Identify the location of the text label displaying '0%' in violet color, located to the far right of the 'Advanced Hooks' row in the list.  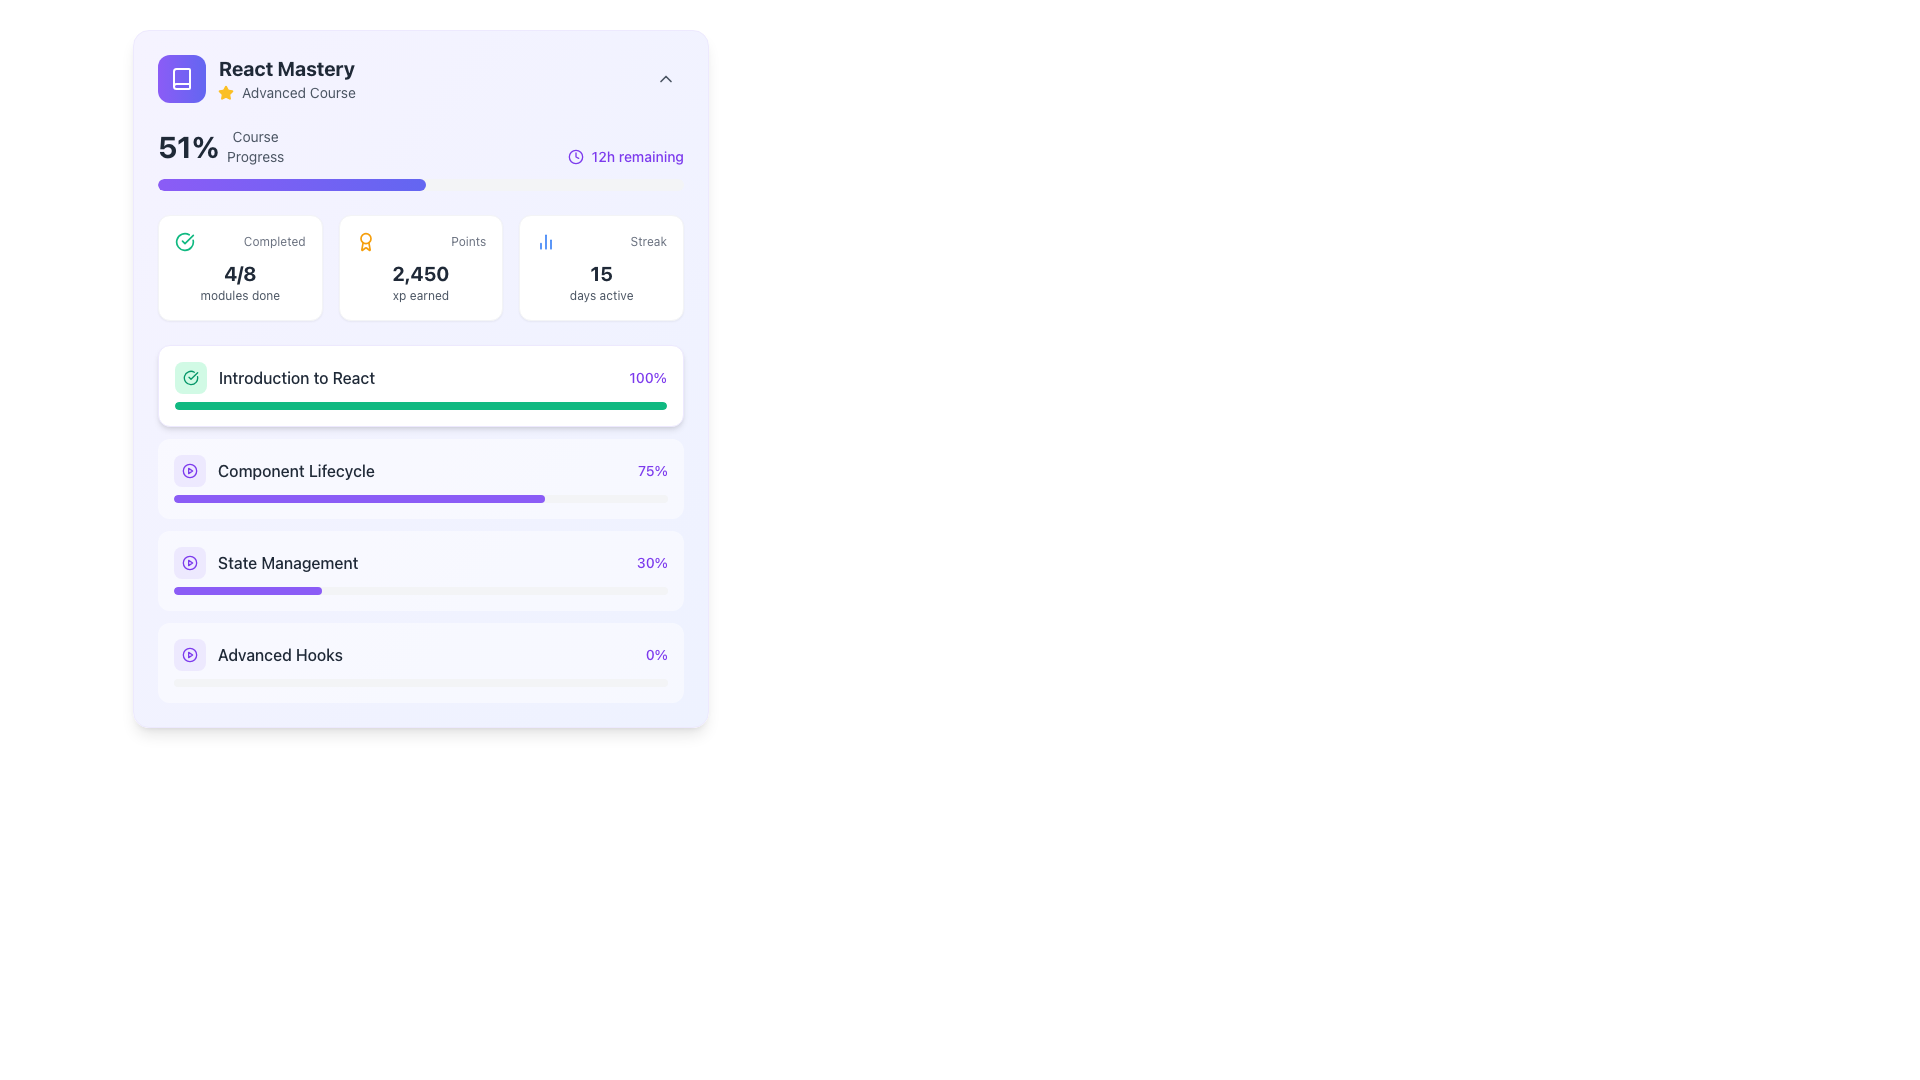
(656, 655).